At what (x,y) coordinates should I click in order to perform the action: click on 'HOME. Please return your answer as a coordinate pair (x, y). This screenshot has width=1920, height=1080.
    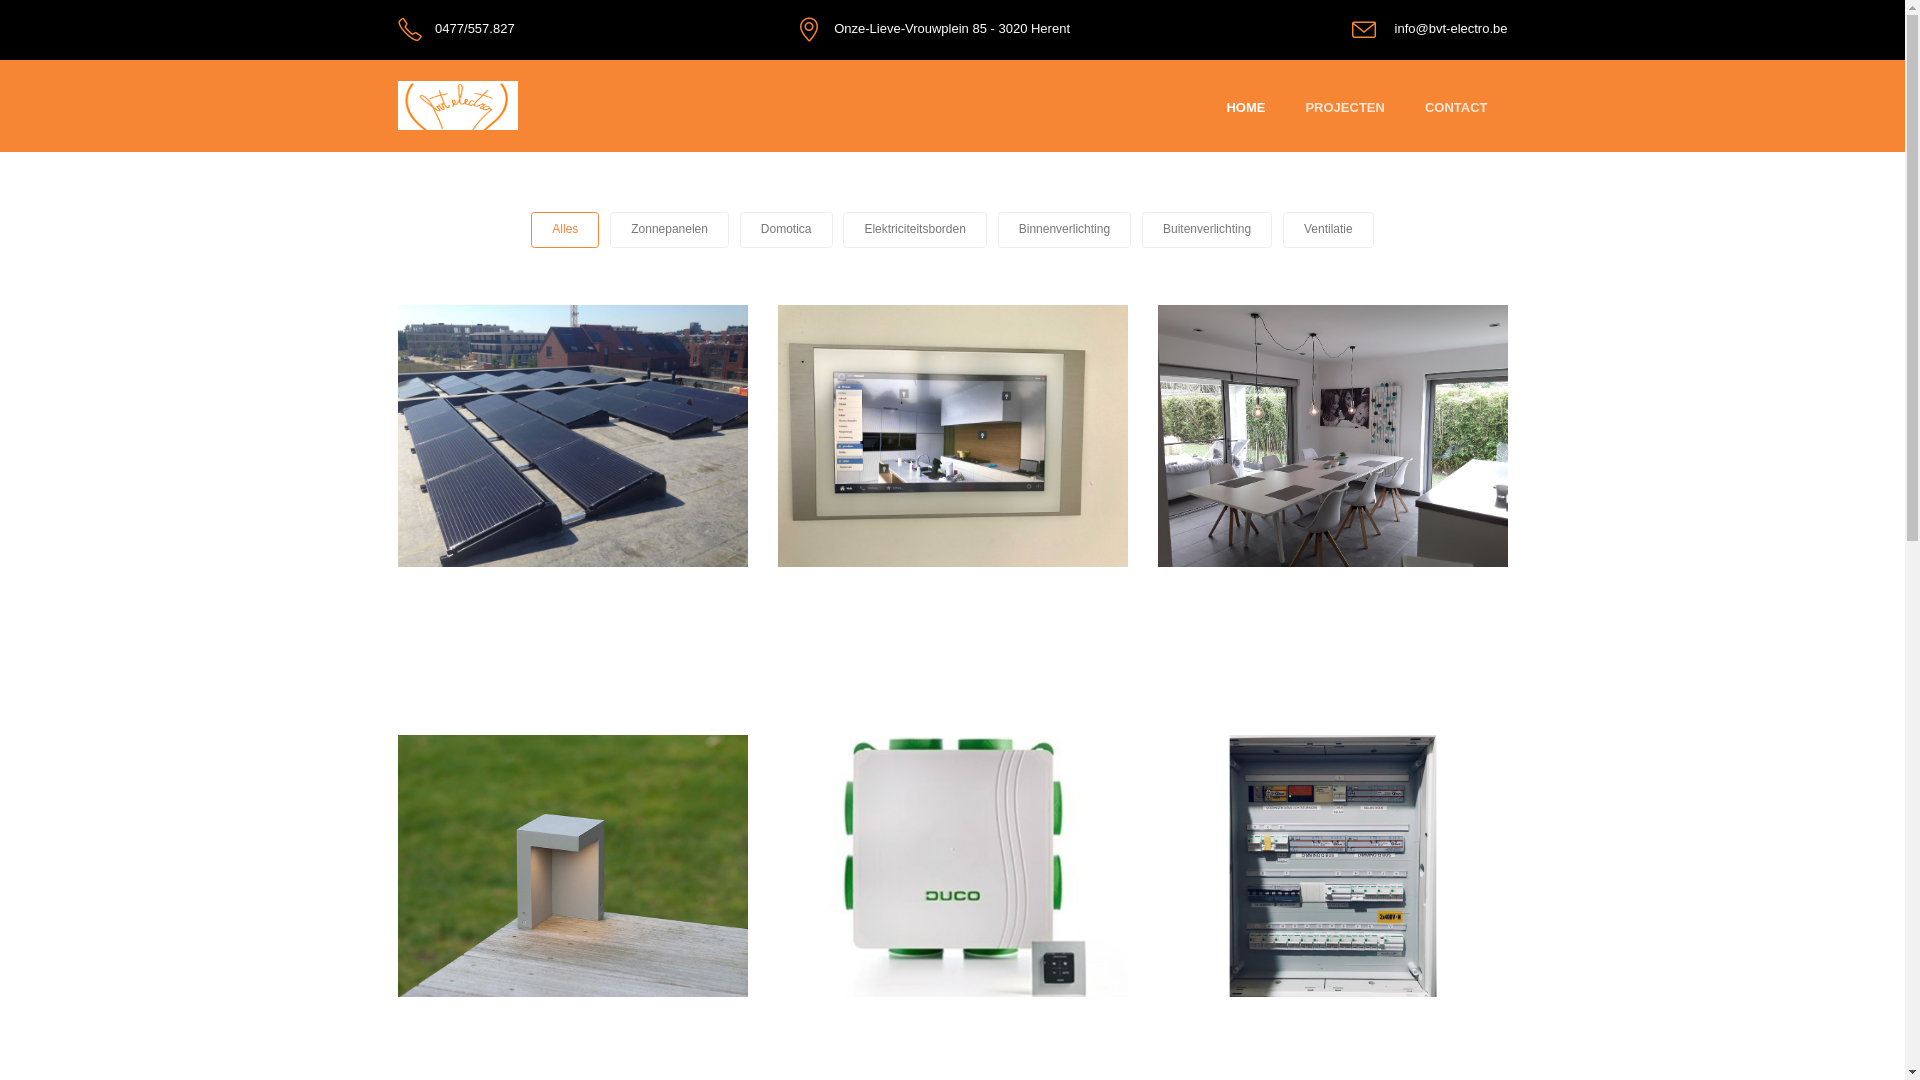
    Looking at the image, I should click on (1244, 108).